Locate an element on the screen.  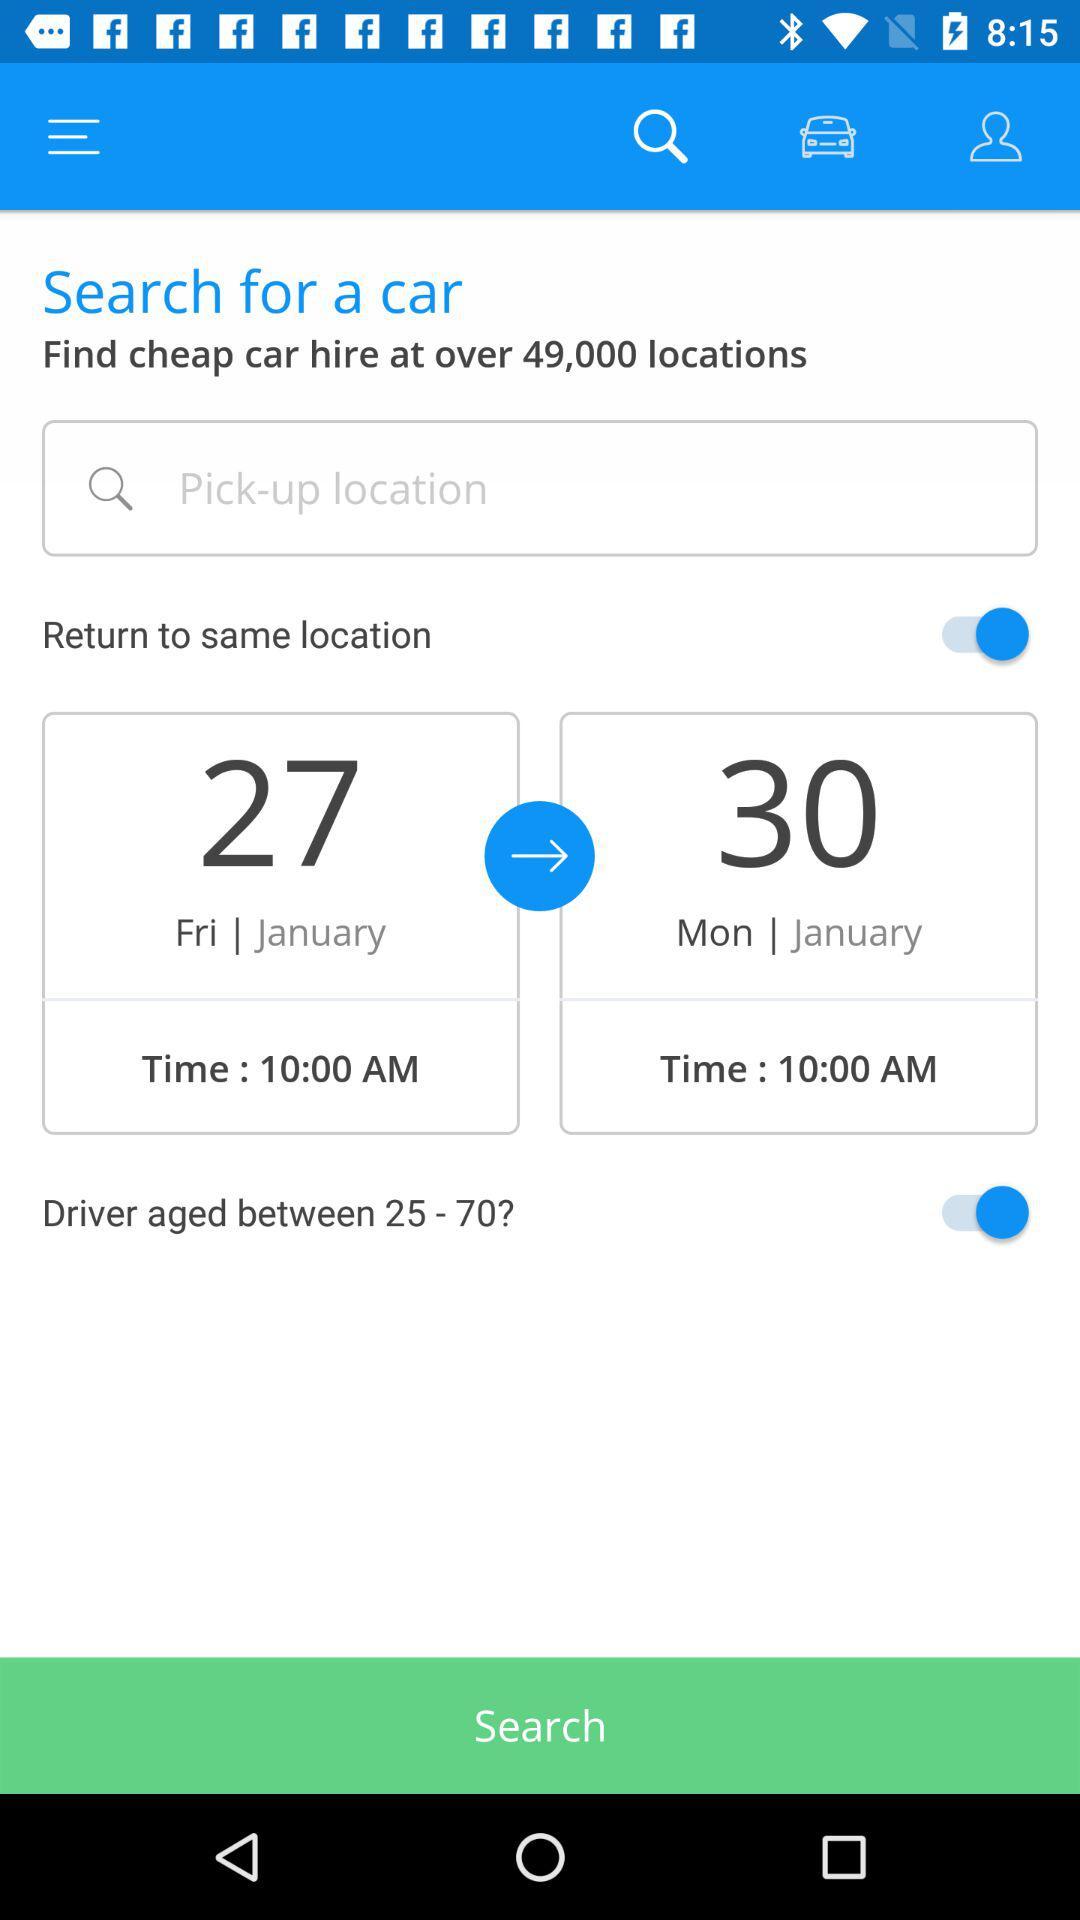
your pick-up location is located at coordinates (540, 488).